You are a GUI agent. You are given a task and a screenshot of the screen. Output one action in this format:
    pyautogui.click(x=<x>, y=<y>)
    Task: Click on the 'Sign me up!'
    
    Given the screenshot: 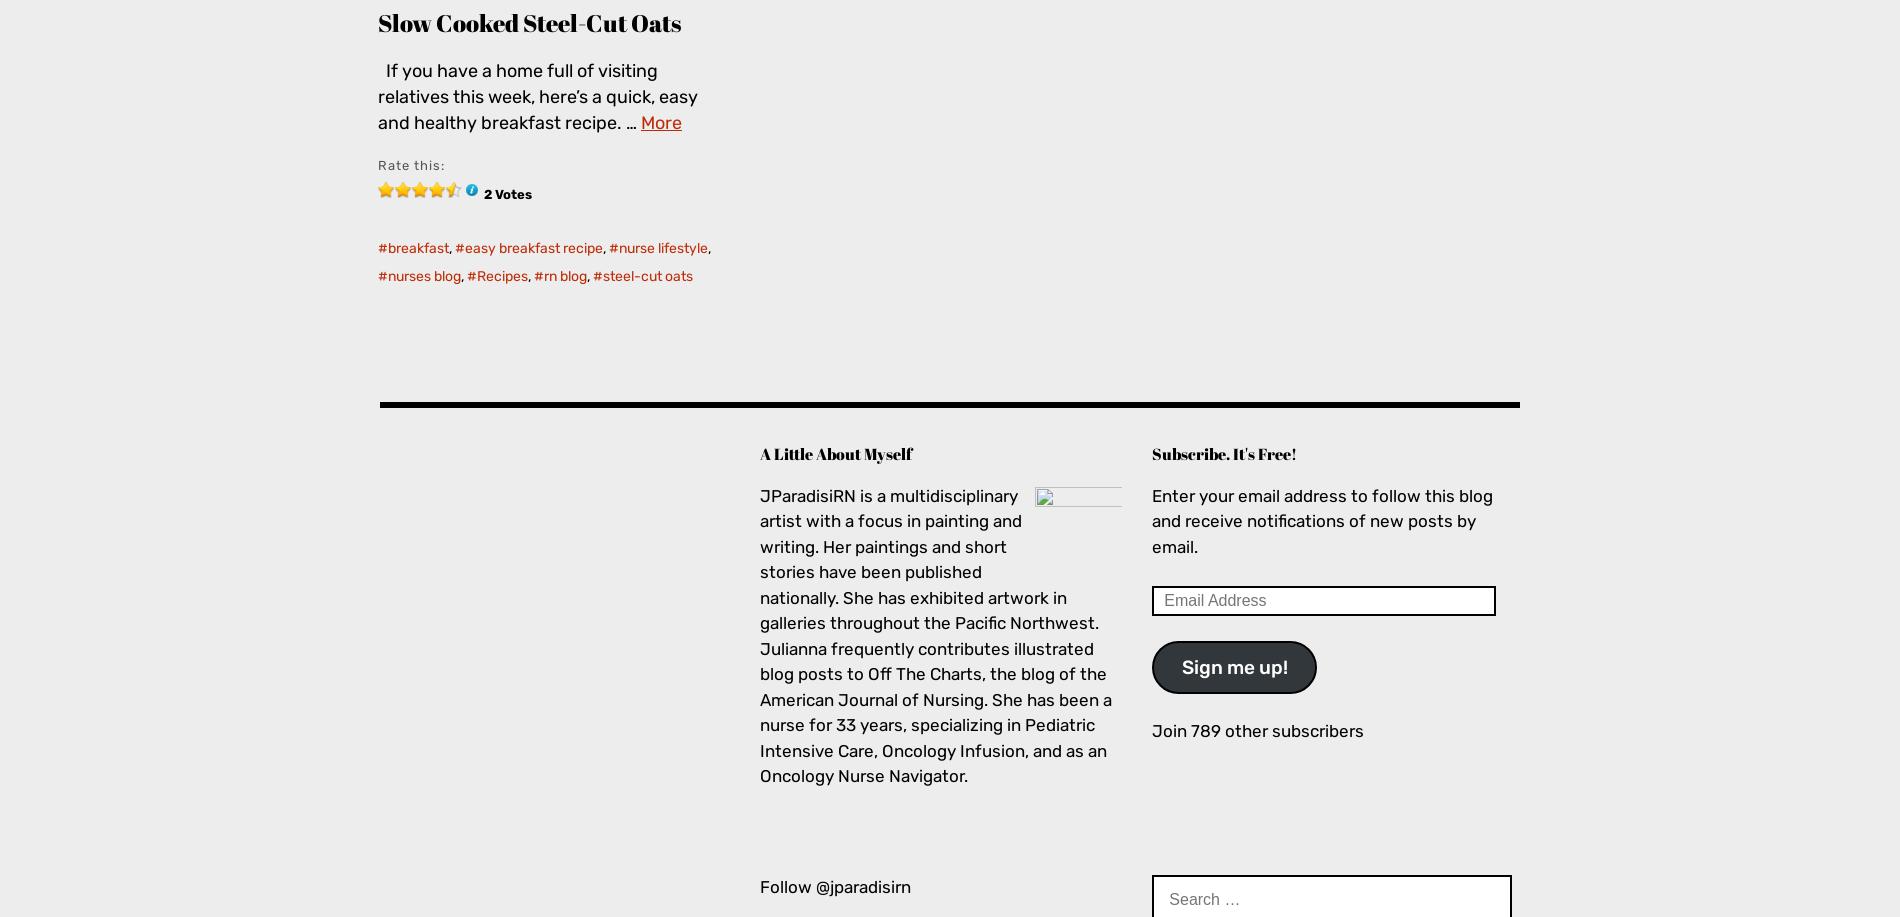 What is the action you would take?
    pyautogui.click(x=1233, y=666)
    